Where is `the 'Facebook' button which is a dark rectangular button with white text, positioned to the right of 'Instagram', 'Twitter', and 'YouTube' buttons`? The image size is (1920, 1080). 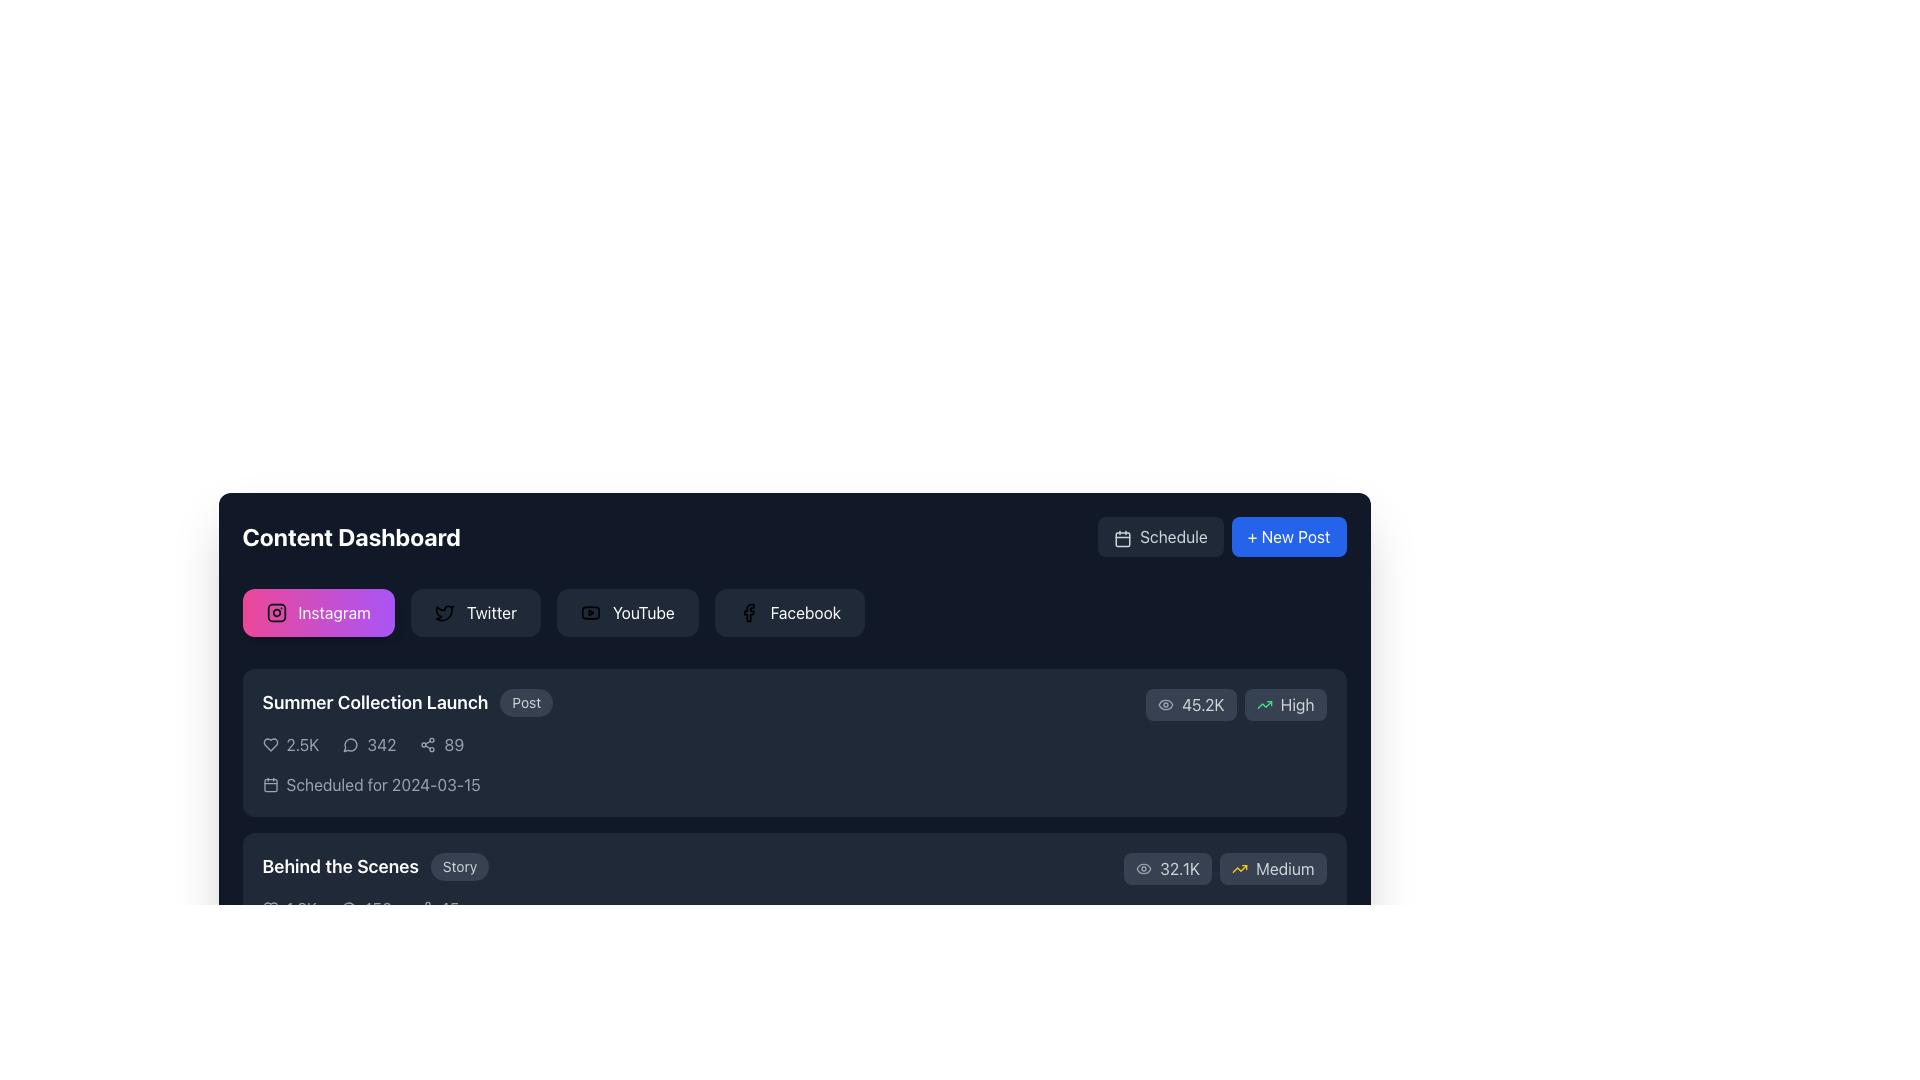
the 'Facebook' button which is a dark rectangular button with white text, positioned to the right of 'Instagram', 'Twitter', and 'YouTube' buttons is located at coordinates (805, 612).